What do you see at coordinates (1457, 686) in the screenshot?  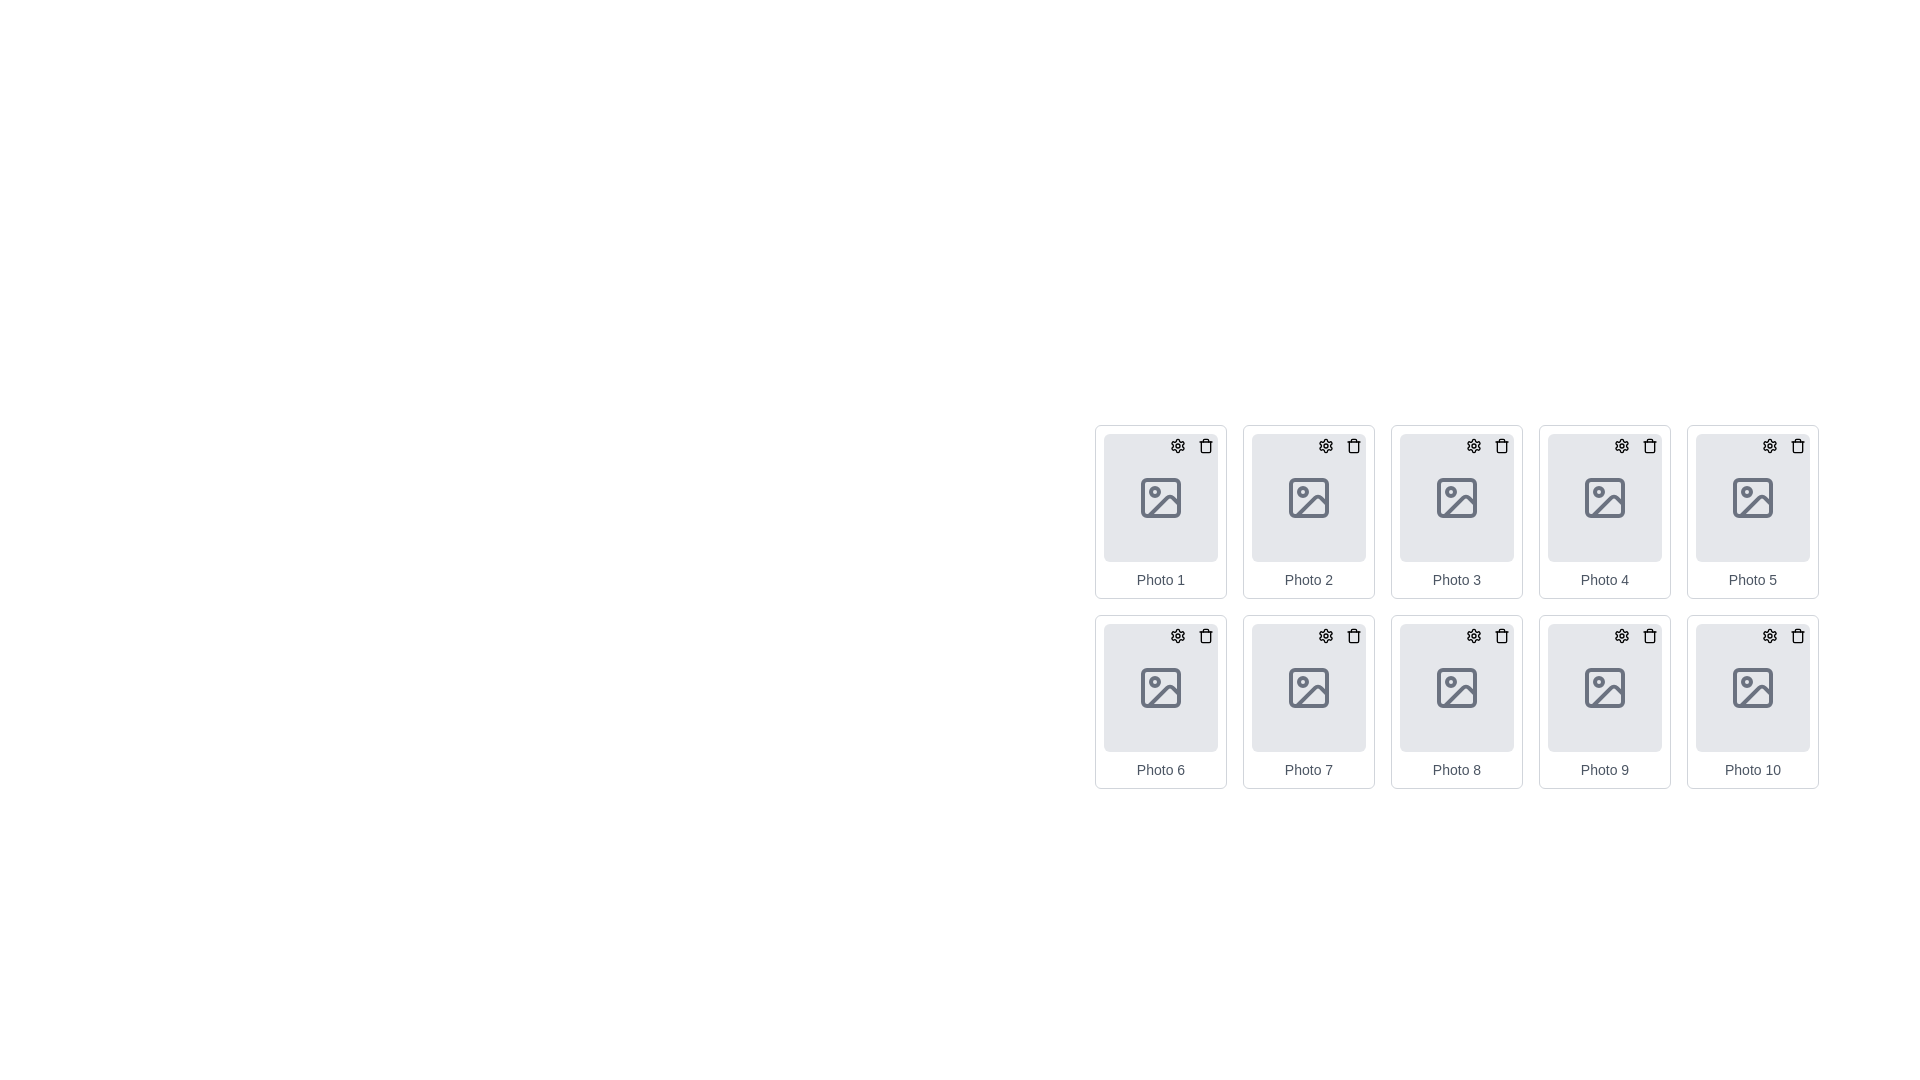 I see `the icon that represents the absence of an image within the card labeled 'Photo 8', which is located in the eighth position of a grid layout` at bounding box center [1457, 686].